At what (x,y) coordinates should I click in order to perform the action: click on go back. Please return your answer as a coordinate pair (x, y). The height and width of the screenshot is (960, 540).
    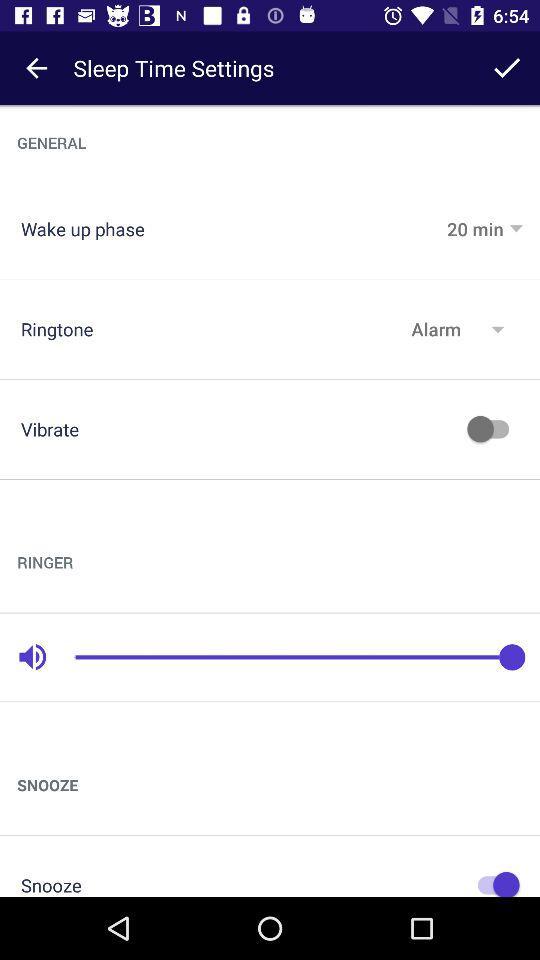
    Looking at the image, I should click on (36, 68).